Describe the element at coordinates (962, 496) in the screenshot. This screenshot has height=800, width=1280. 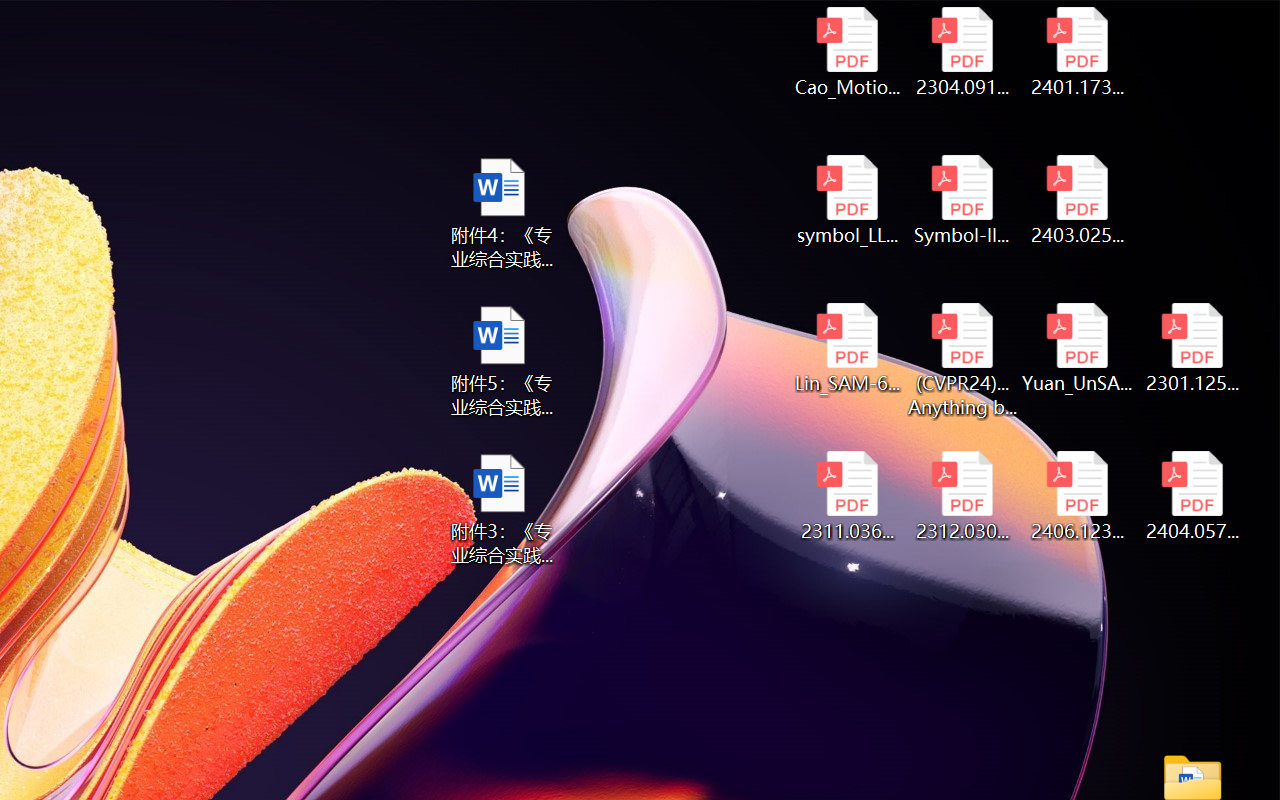
I see `'2312.03032v2.pdf'` at that location.